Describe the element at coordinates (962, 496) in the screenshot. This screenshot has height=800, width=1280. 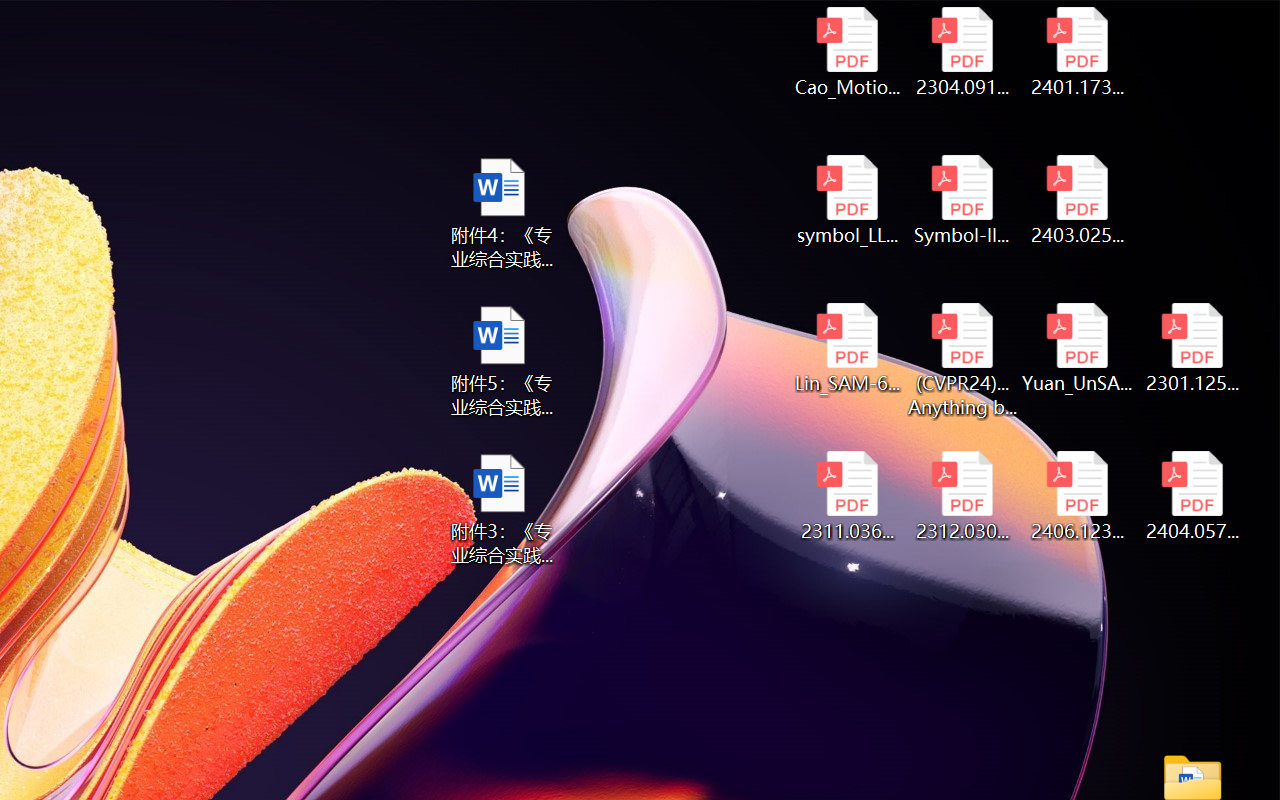
I see `'2312.03032v2.pdf'` at that location.